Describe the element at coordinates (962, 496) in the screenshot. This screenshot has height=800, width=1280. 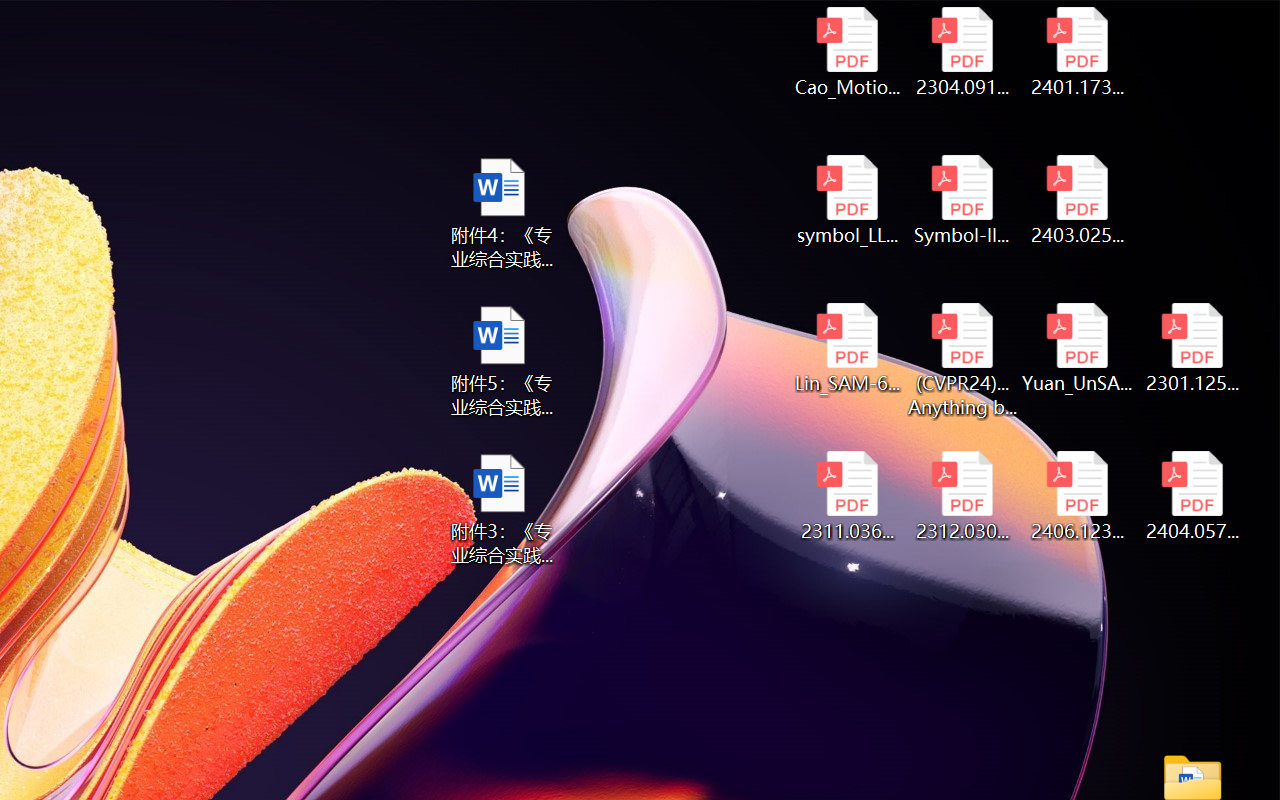
I see `'2312.03032v2.pdf'` at that location.